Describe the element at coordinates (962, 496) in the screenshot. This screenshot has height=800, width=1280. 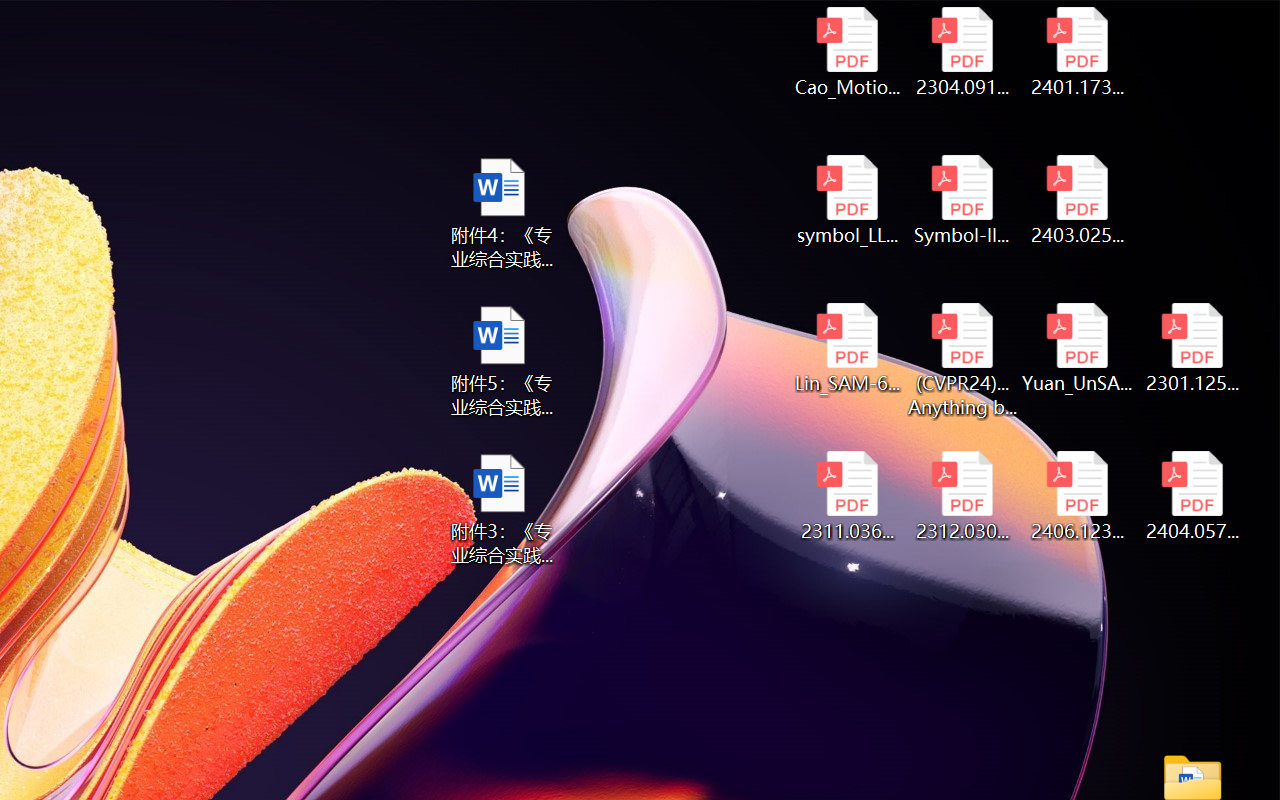
I see `'2312.03032v2.pdf'` at that location.